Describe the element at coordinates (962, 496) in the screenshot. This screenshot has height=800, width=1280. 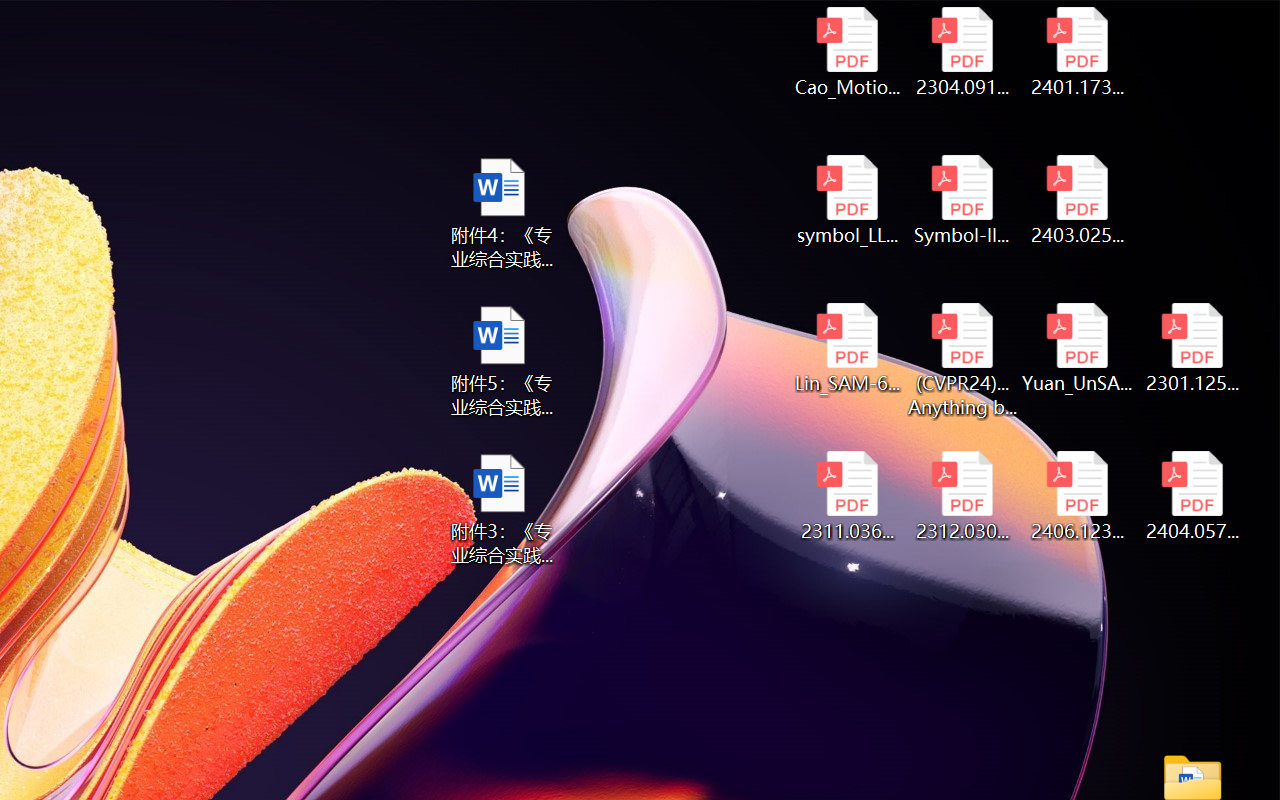
I see `'2312.03032v2.pdf'` at that location.